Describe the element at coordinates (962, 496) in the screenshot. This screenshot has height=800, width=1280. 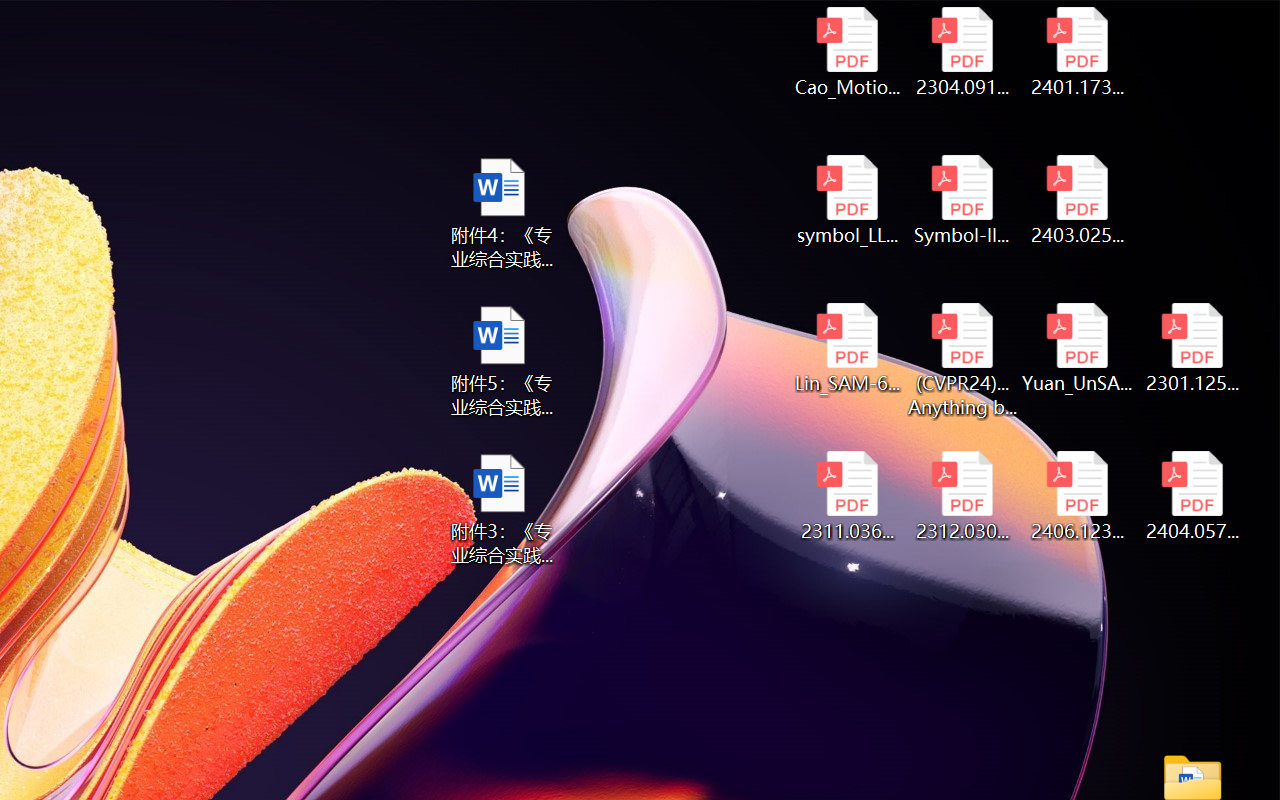
I see `'2312.03032v2.pdf'` at that location.